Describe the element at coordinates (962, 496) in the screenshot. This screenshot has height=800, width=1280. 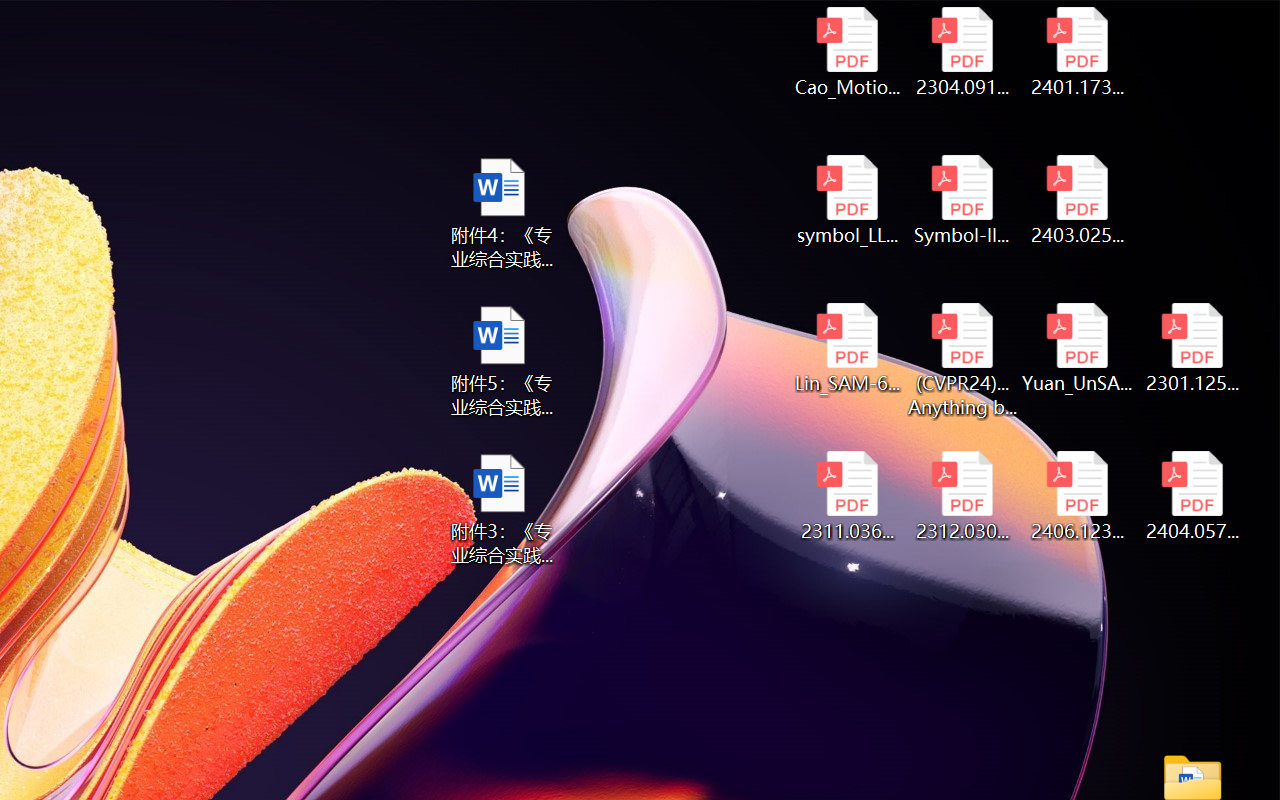
I see `'2312.03032v2.pdf'` at that location.